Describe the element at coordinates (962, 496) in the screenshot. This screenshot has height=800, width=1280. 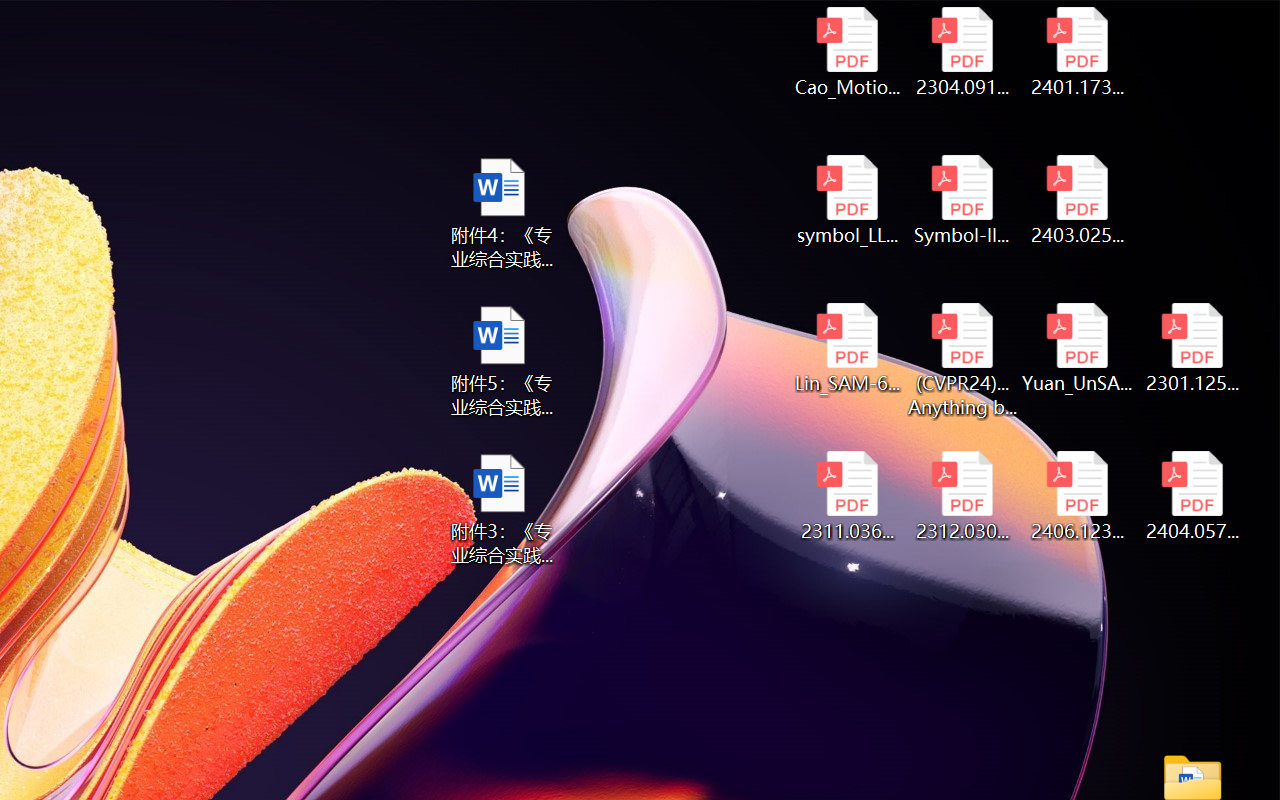
I see `'2312.03032v2.pdf'` at that location.